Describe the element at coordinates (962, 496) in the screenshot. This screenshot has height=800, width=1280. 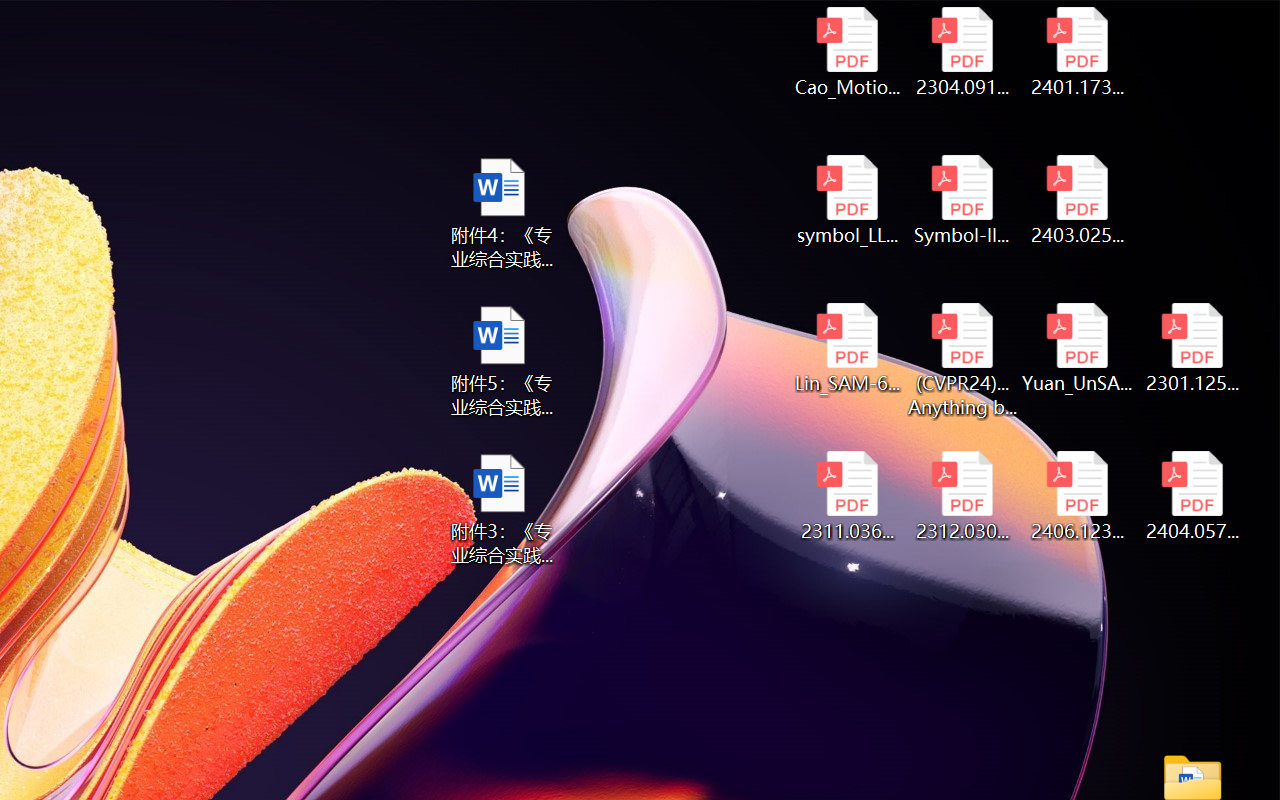
I see `'2312.03032v2.pdf'` at that location.